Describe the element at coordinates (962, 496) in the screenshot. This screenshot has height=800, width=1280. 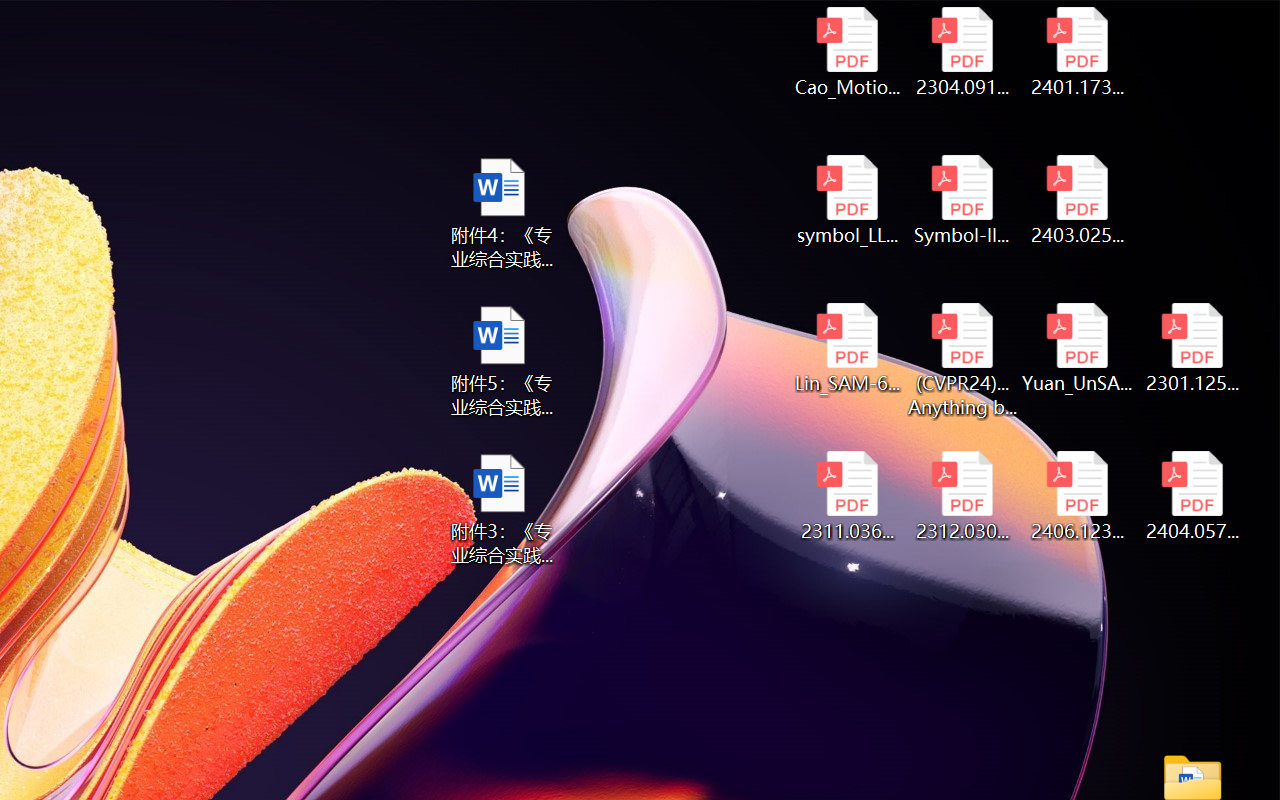
I see `'2312.03032v2.pdf'` at that location.